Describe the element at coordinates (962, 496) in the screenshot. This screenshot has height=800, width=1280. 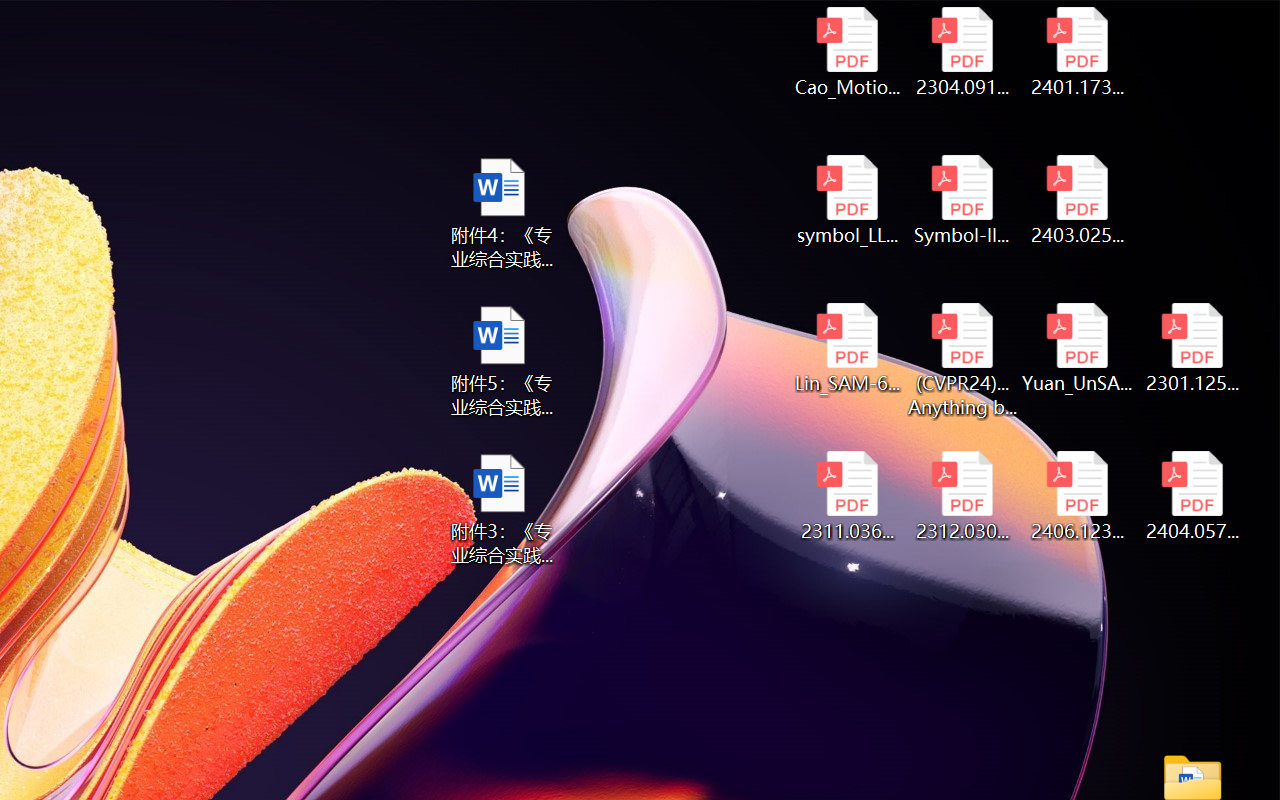
I see `'2312.03032v2.pdf'` at that location.